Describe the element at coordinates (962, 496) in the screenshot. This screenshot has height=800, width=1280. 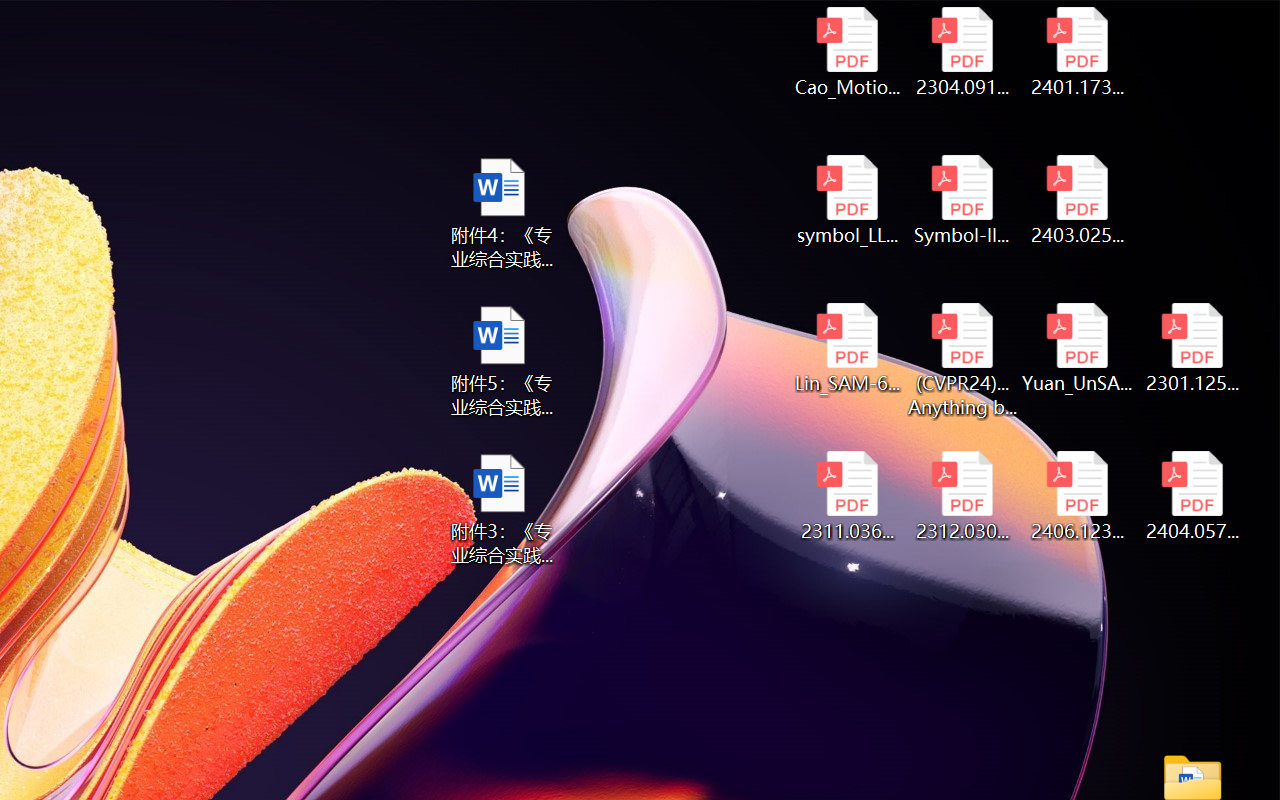
I see `'2312.03032v2.pdf'` at that location.